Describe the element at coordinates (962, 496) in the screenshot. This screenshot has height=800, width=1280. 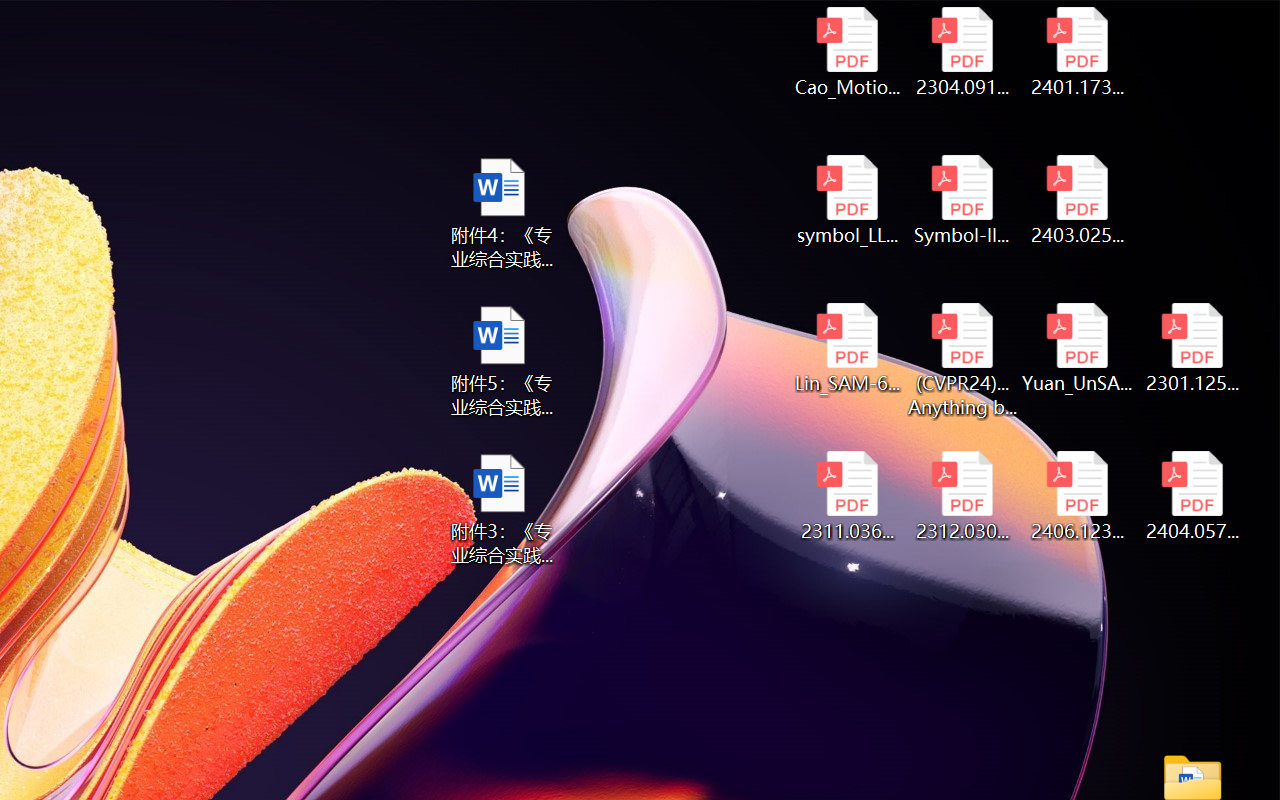
I see `'2312.03032v2.pdf'` at that location.